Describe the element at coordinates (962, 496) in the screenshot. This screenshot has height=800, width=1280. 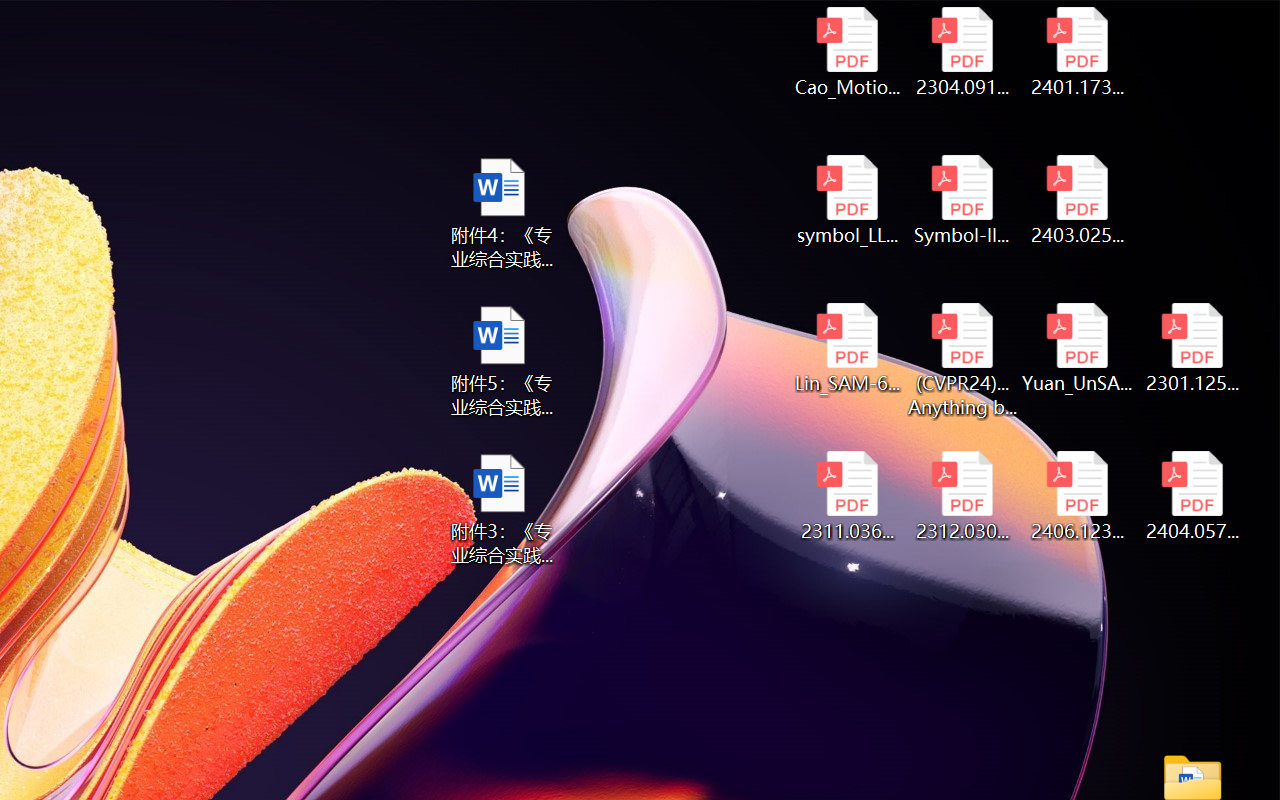
I see `'2312.03032v2.pdf'` at that location.